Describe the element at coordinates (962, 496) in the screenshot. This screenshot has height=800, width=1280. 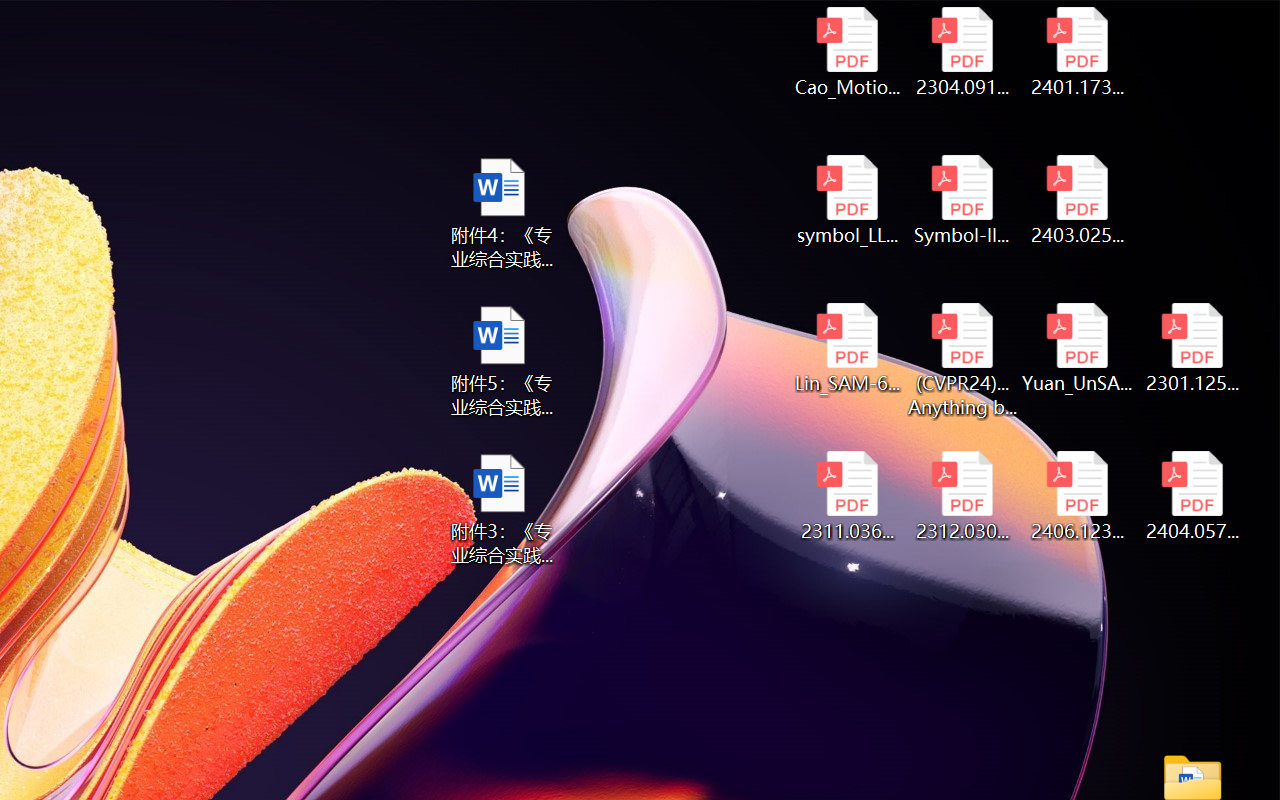
I see `'2312.03032v2.pdf'` at that location.